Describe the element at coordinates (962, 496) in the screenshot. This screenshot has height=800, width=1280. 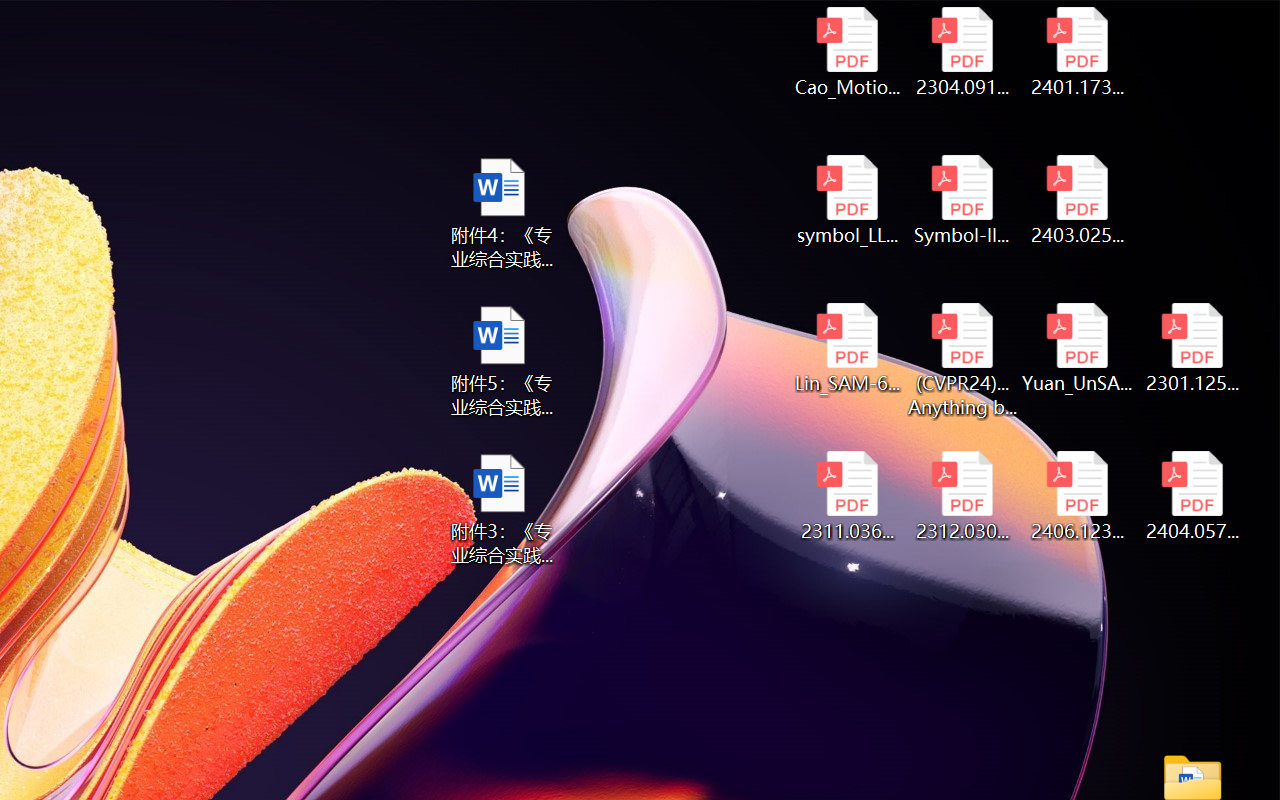
I see `'2312.03032v2.pdf'` at that location.